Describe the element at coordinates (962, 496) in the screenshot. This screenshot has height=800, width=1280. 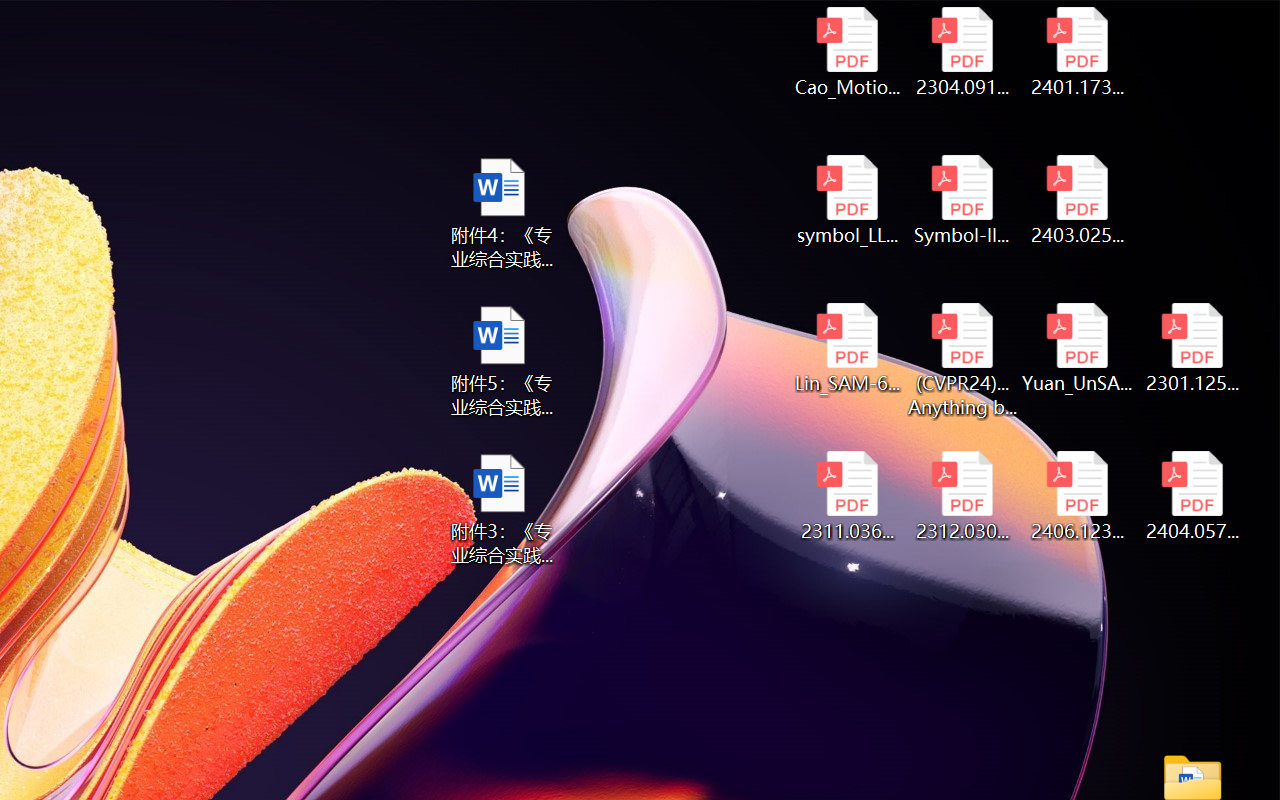
I see `'2312.03032v2.pdf'` at that location.